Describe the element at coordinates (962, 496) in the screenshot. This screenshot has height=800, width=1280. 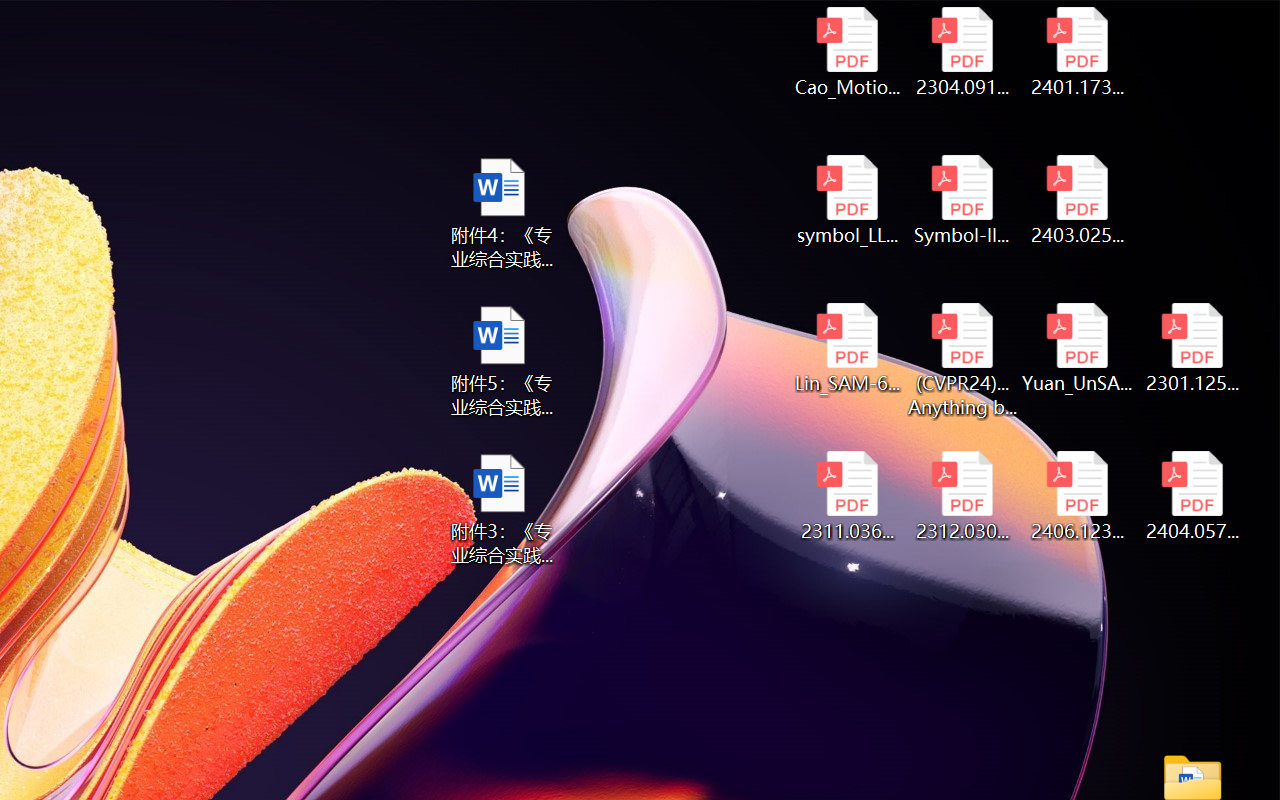
I see `'2312.03032v2.pdf'` at that location.